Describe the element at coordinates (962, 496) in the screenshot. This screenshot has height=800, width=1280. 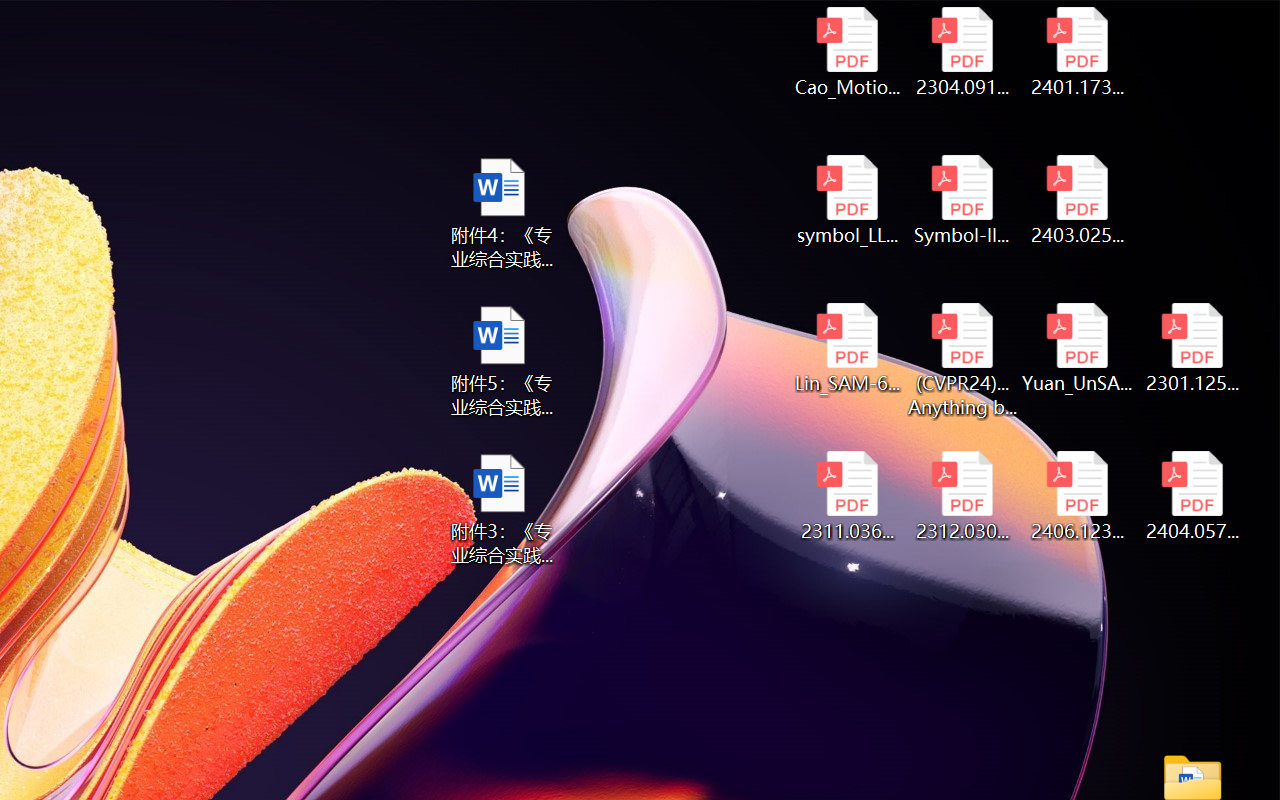
I see `'2312.03032v2.pdf'` at that location.